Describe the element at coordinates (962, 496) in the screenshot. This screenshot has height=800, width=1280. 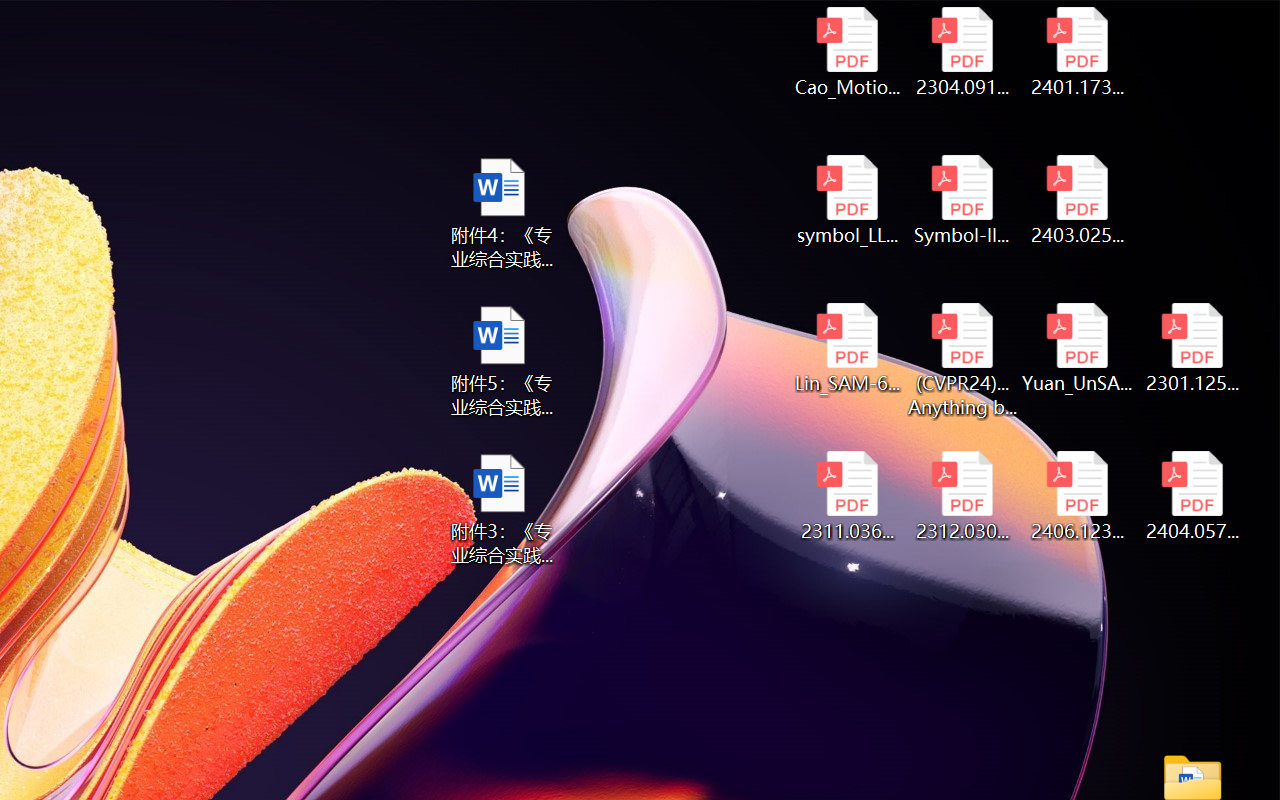
I see `'2312.03032v2.pdf'` at that location.